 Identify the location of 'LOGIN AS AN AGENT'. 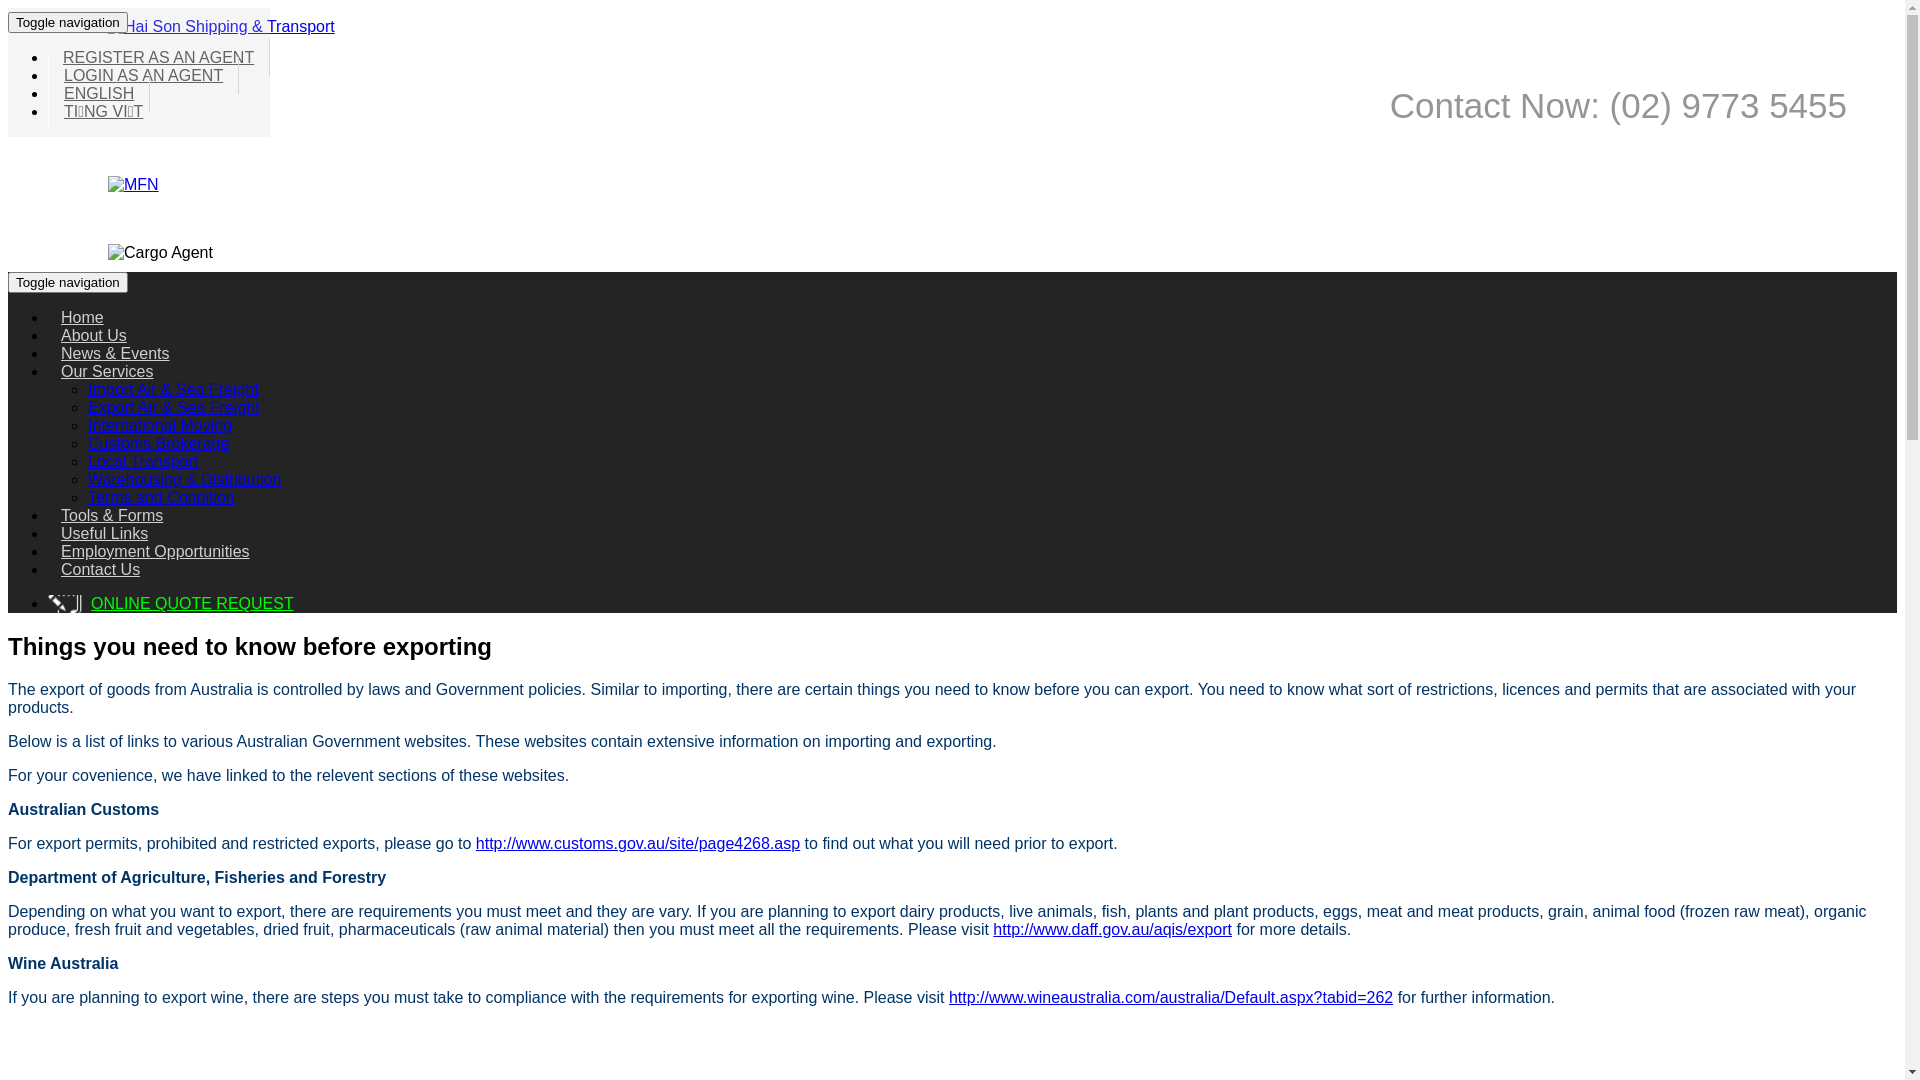
(48, 74).